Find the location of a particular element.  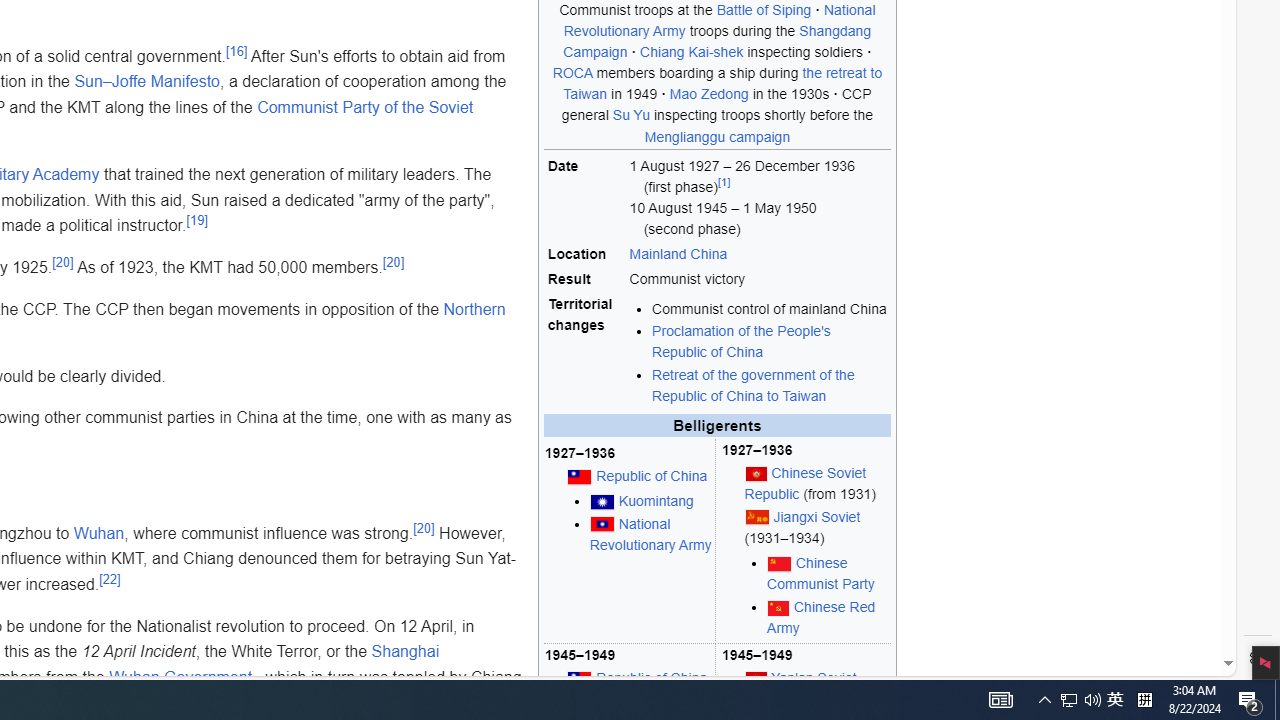

'Retreat of the government of the Republic of China to Taiwan' is located at coordinates (752, 384).